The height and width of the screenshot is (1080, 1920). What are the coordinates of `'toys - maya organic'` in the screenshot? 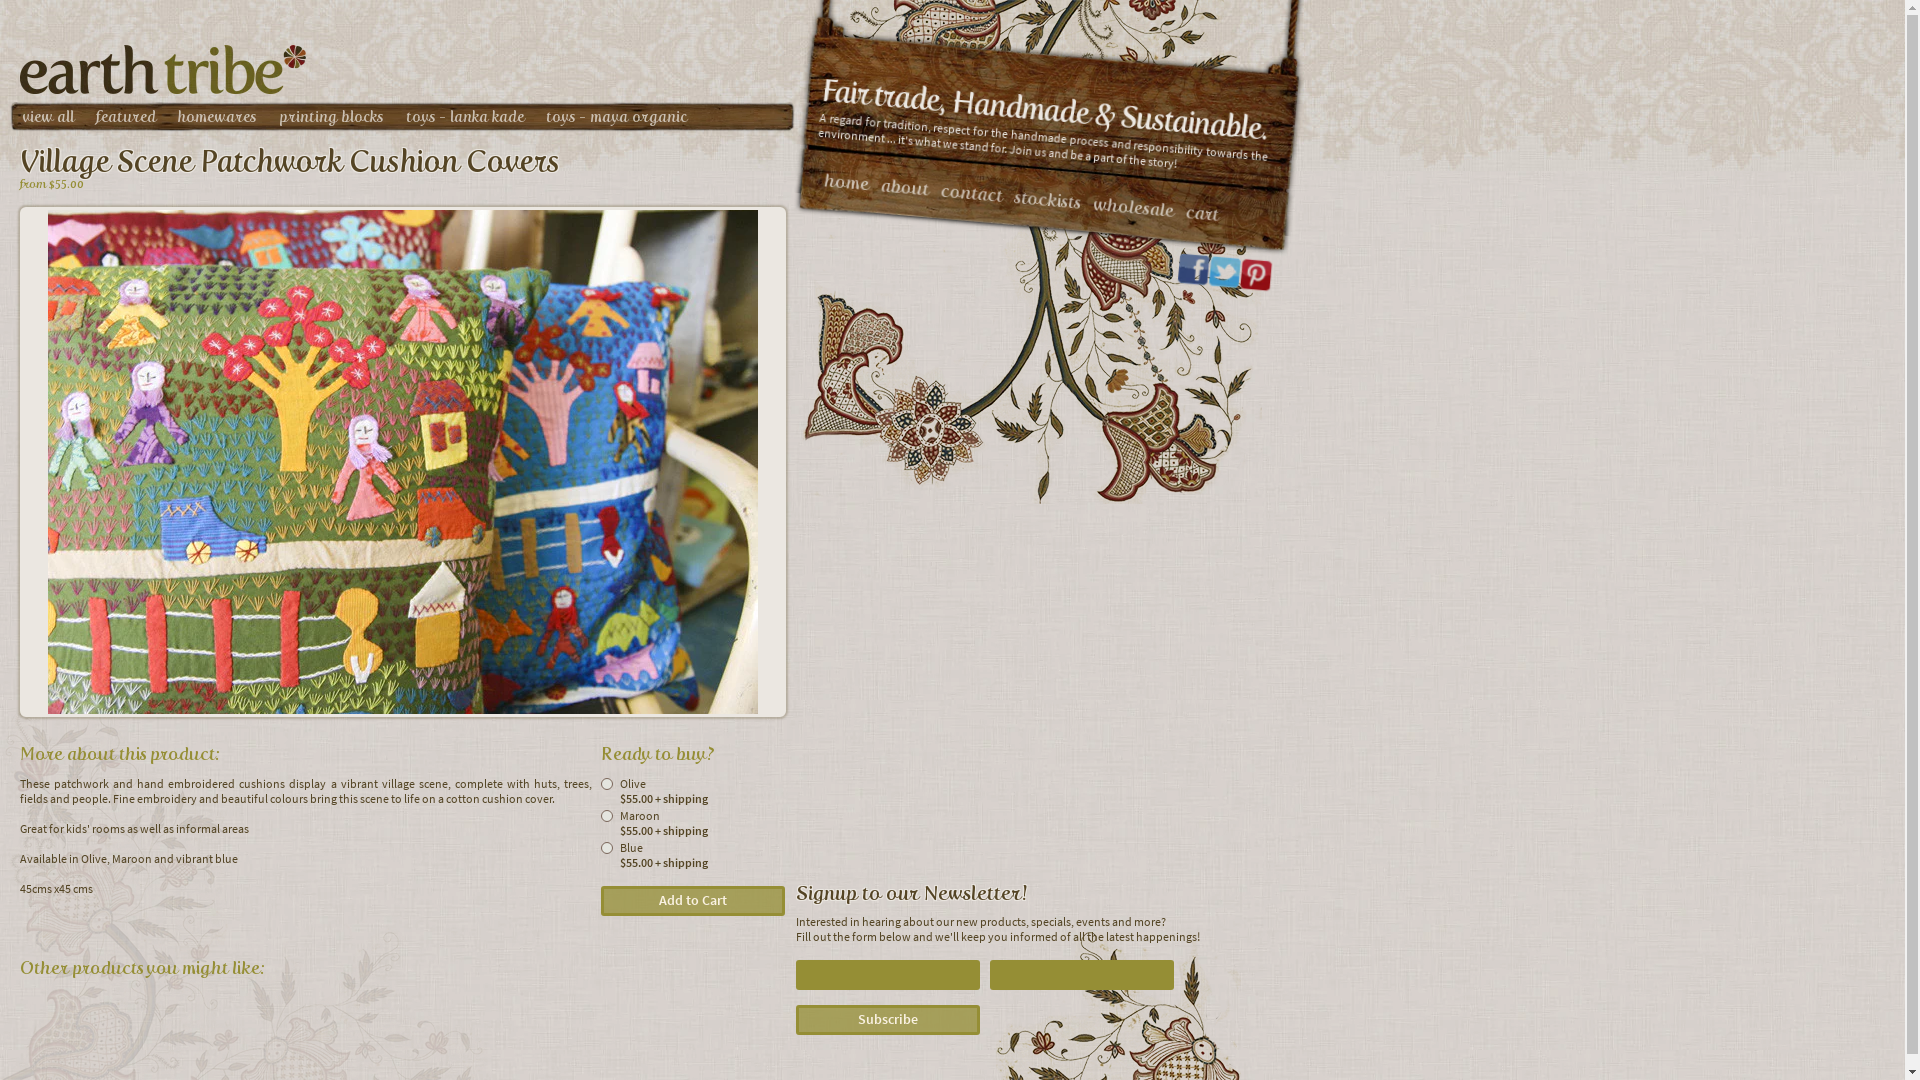 It's located at (615, 116).